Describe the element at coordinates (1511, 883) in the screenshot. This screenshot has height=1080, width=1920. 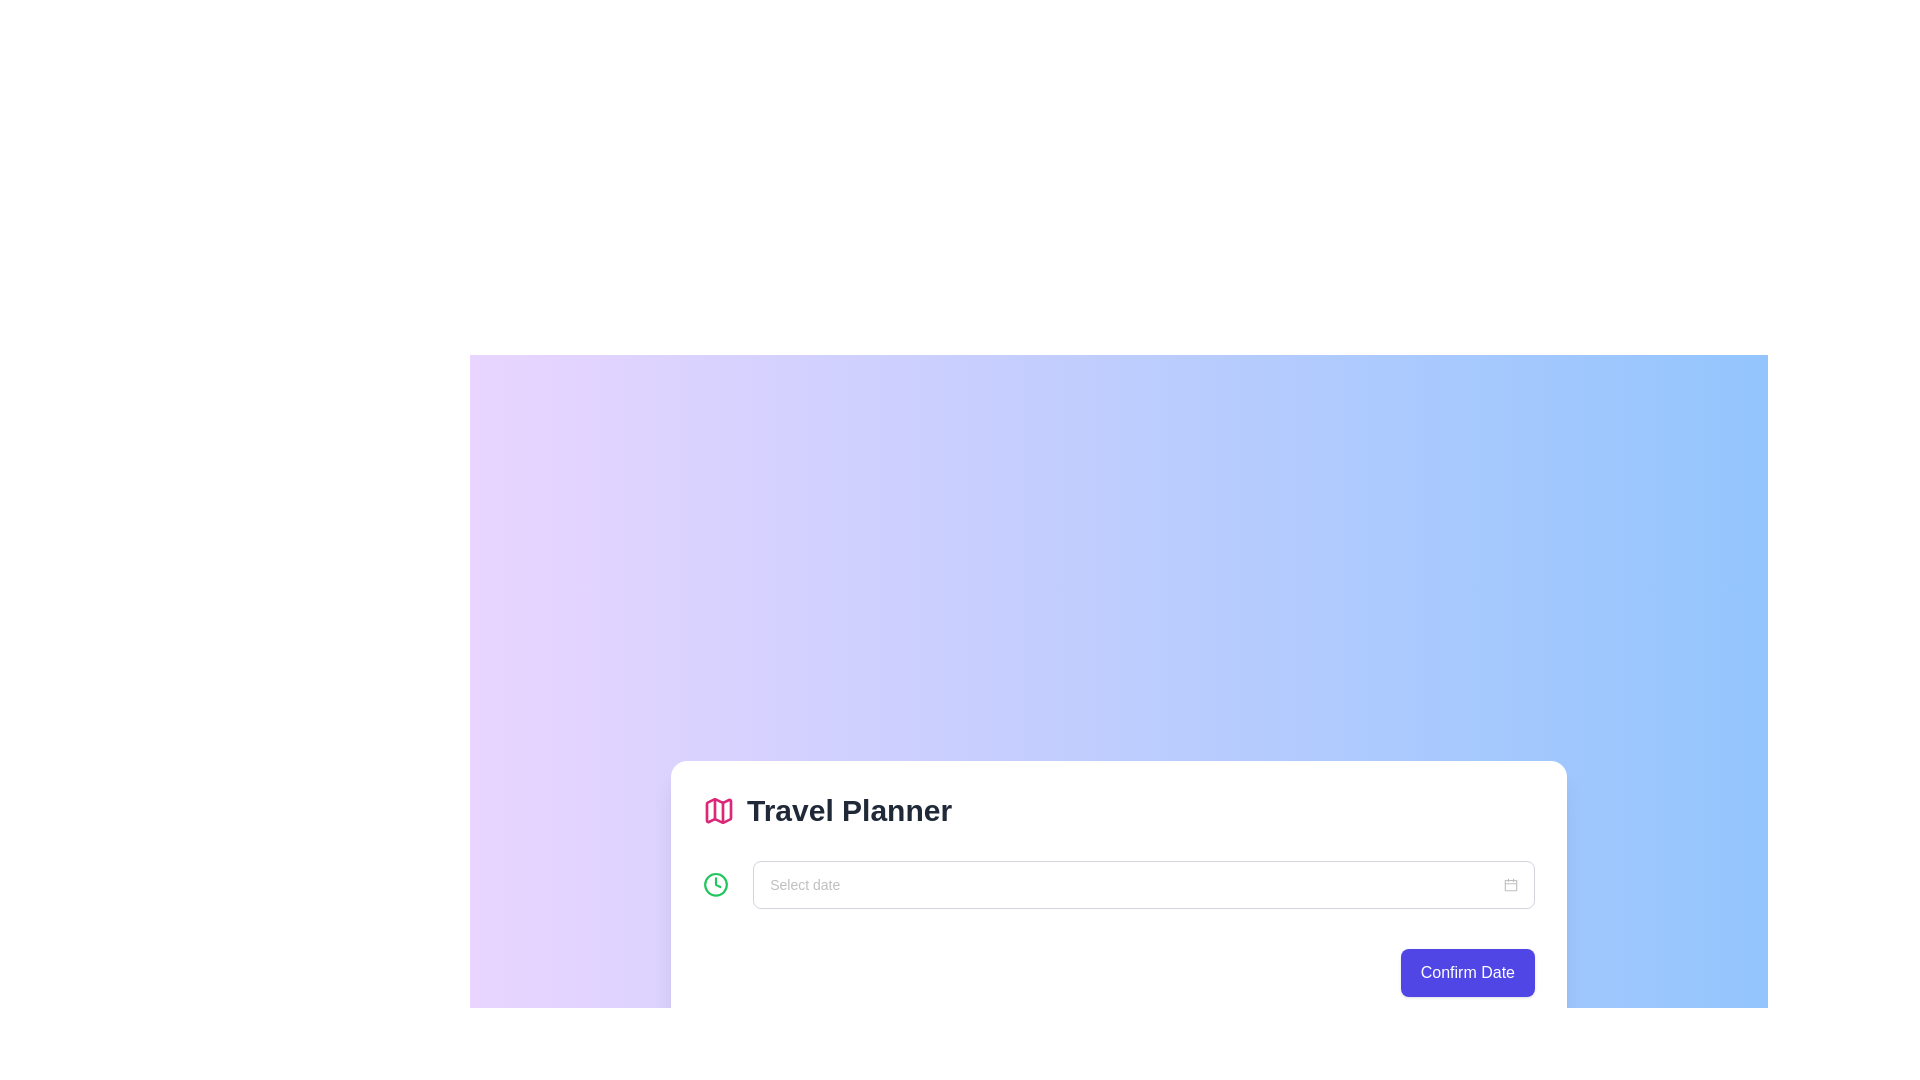
I see `the small calendar icon located to the right of the 'Select date' input field` at that location.